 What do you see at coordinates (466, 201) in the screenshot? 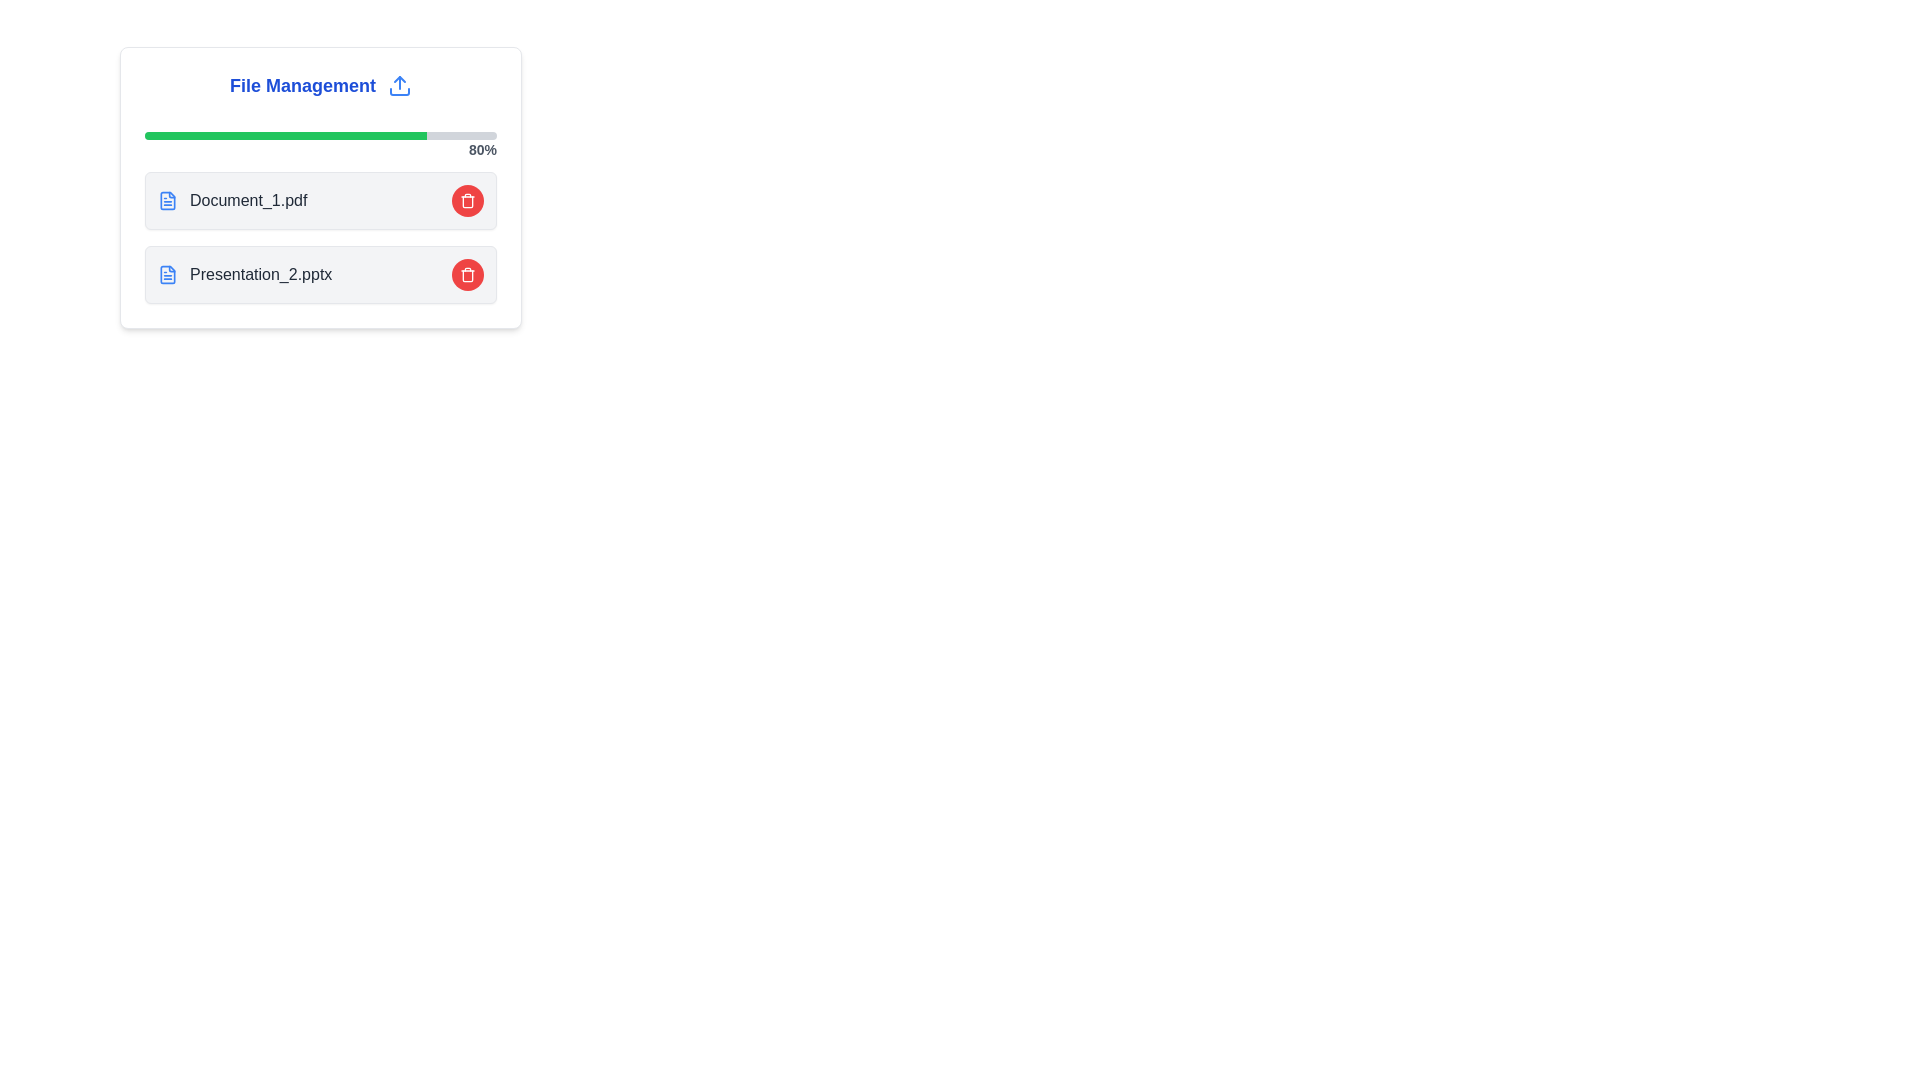
I see `the body of the trash bin icon, which is a rectangular shape with rounded edges representing a delete function, located to the right of the file listing row` at bounding box center [466, 201].